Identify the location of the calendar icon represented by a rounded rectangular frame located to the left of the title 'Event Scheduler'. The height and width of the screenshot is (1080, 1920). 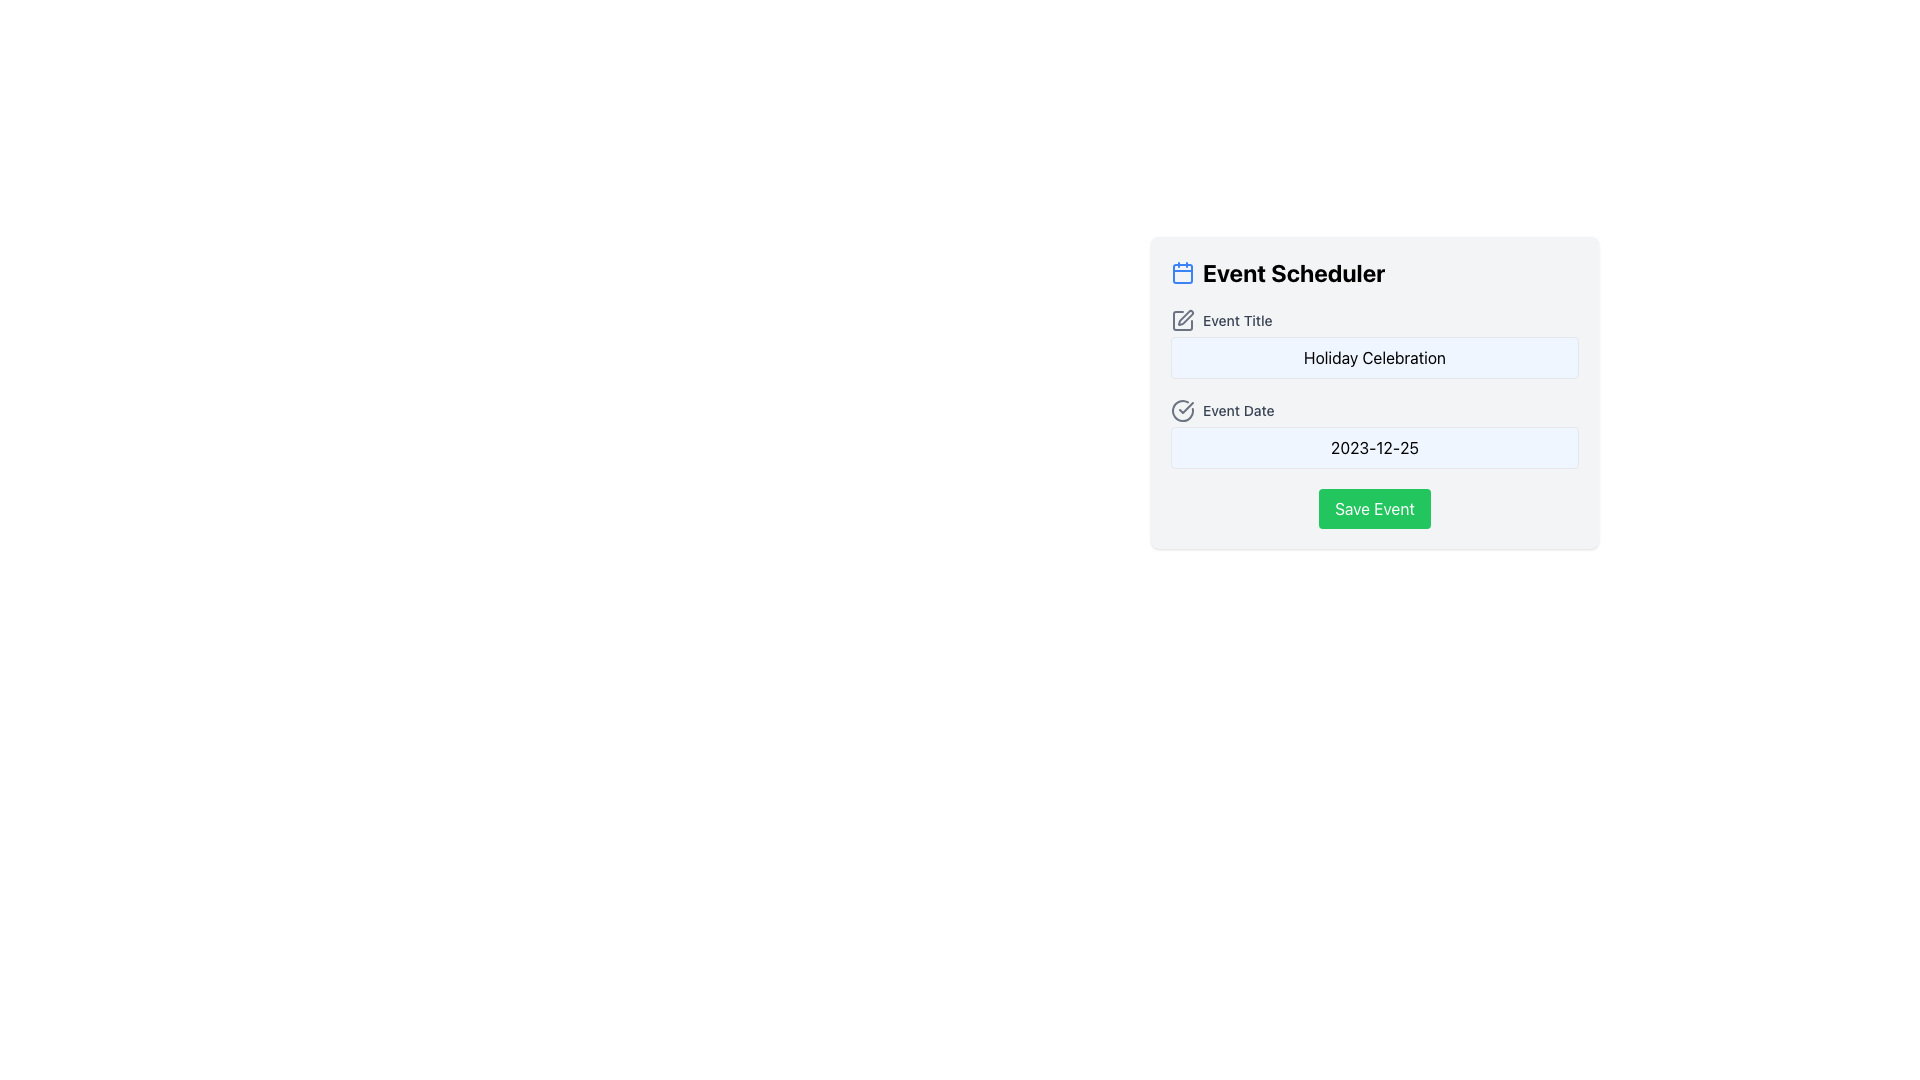
(1182, 273).